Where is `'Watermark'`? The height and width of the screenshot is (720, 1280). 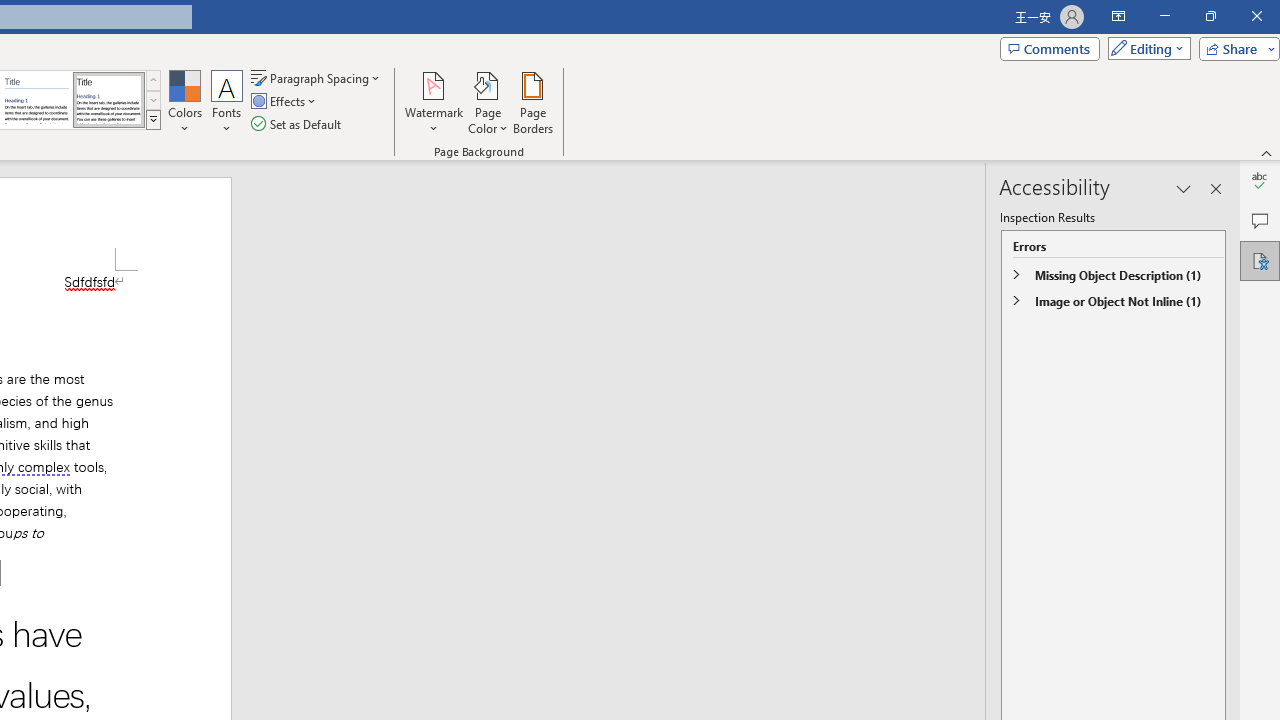
'Watermark' is located at coordinates (433, 103).